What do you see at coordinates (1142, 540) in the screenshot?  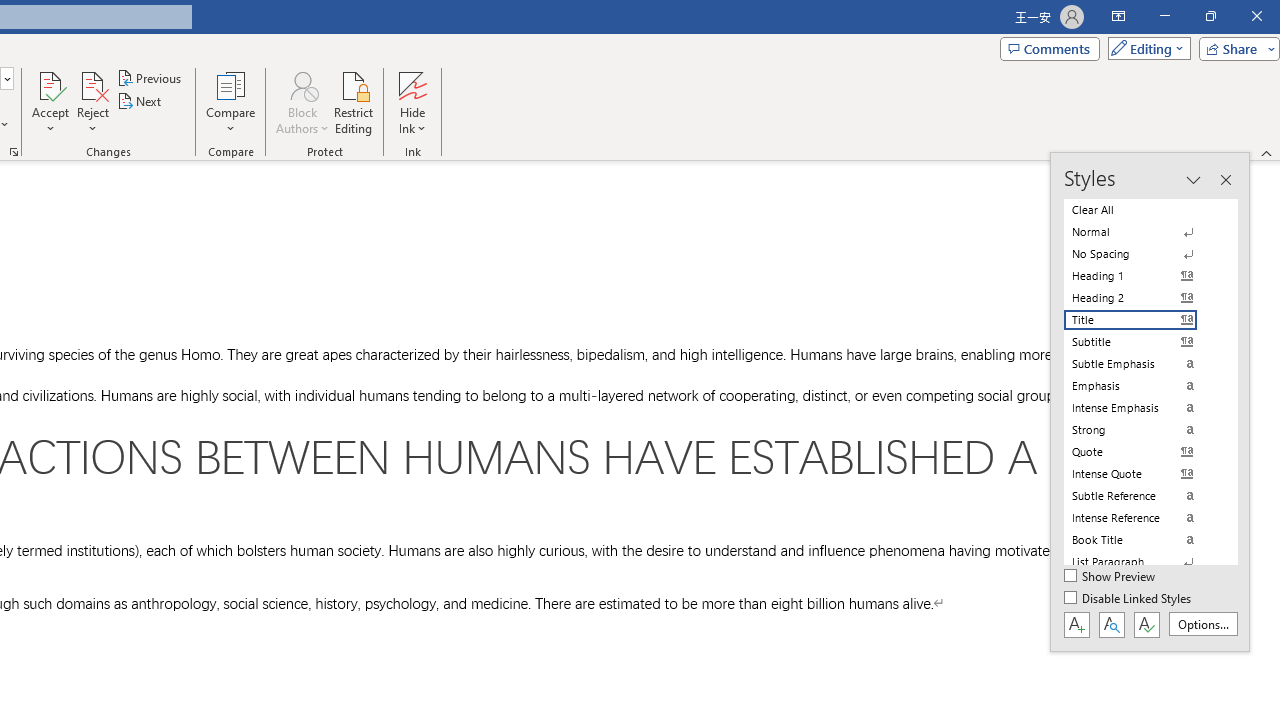 I see `'Book Title'` at bounding box center [1142, 540].